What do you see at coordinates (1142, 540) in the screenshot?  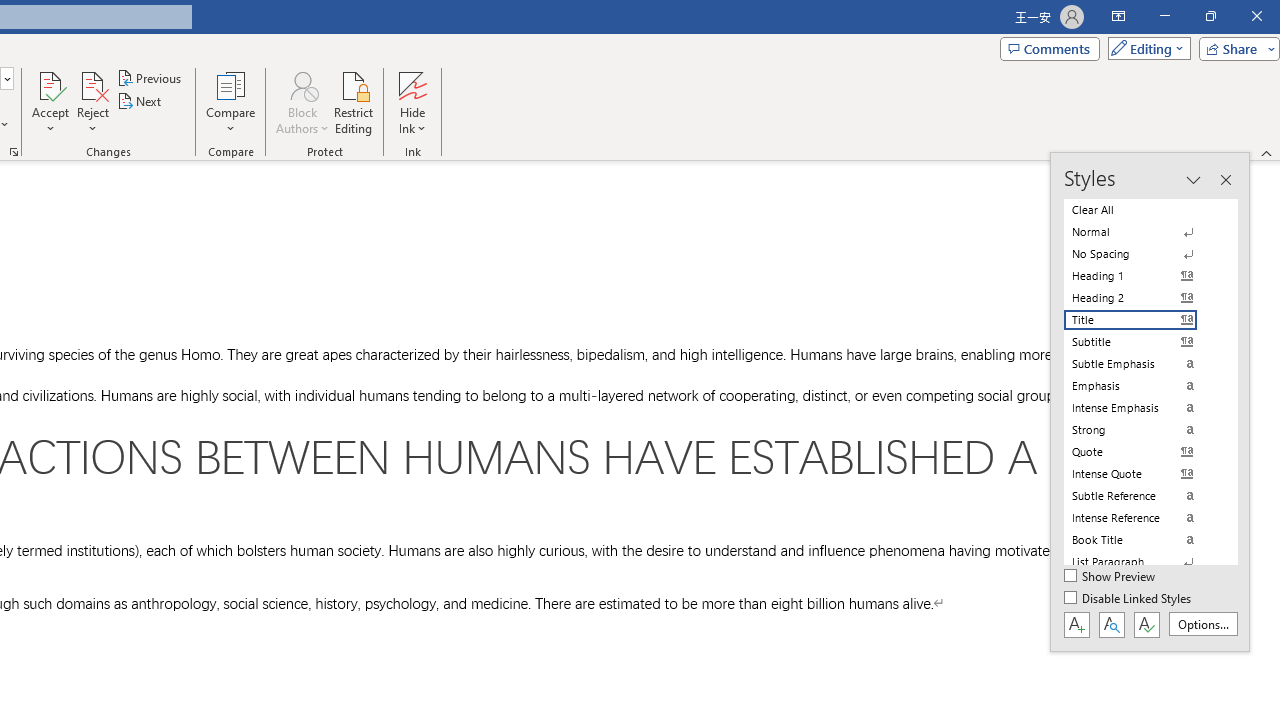 I see `'Book Title'` at bounding box center [1142, 540].